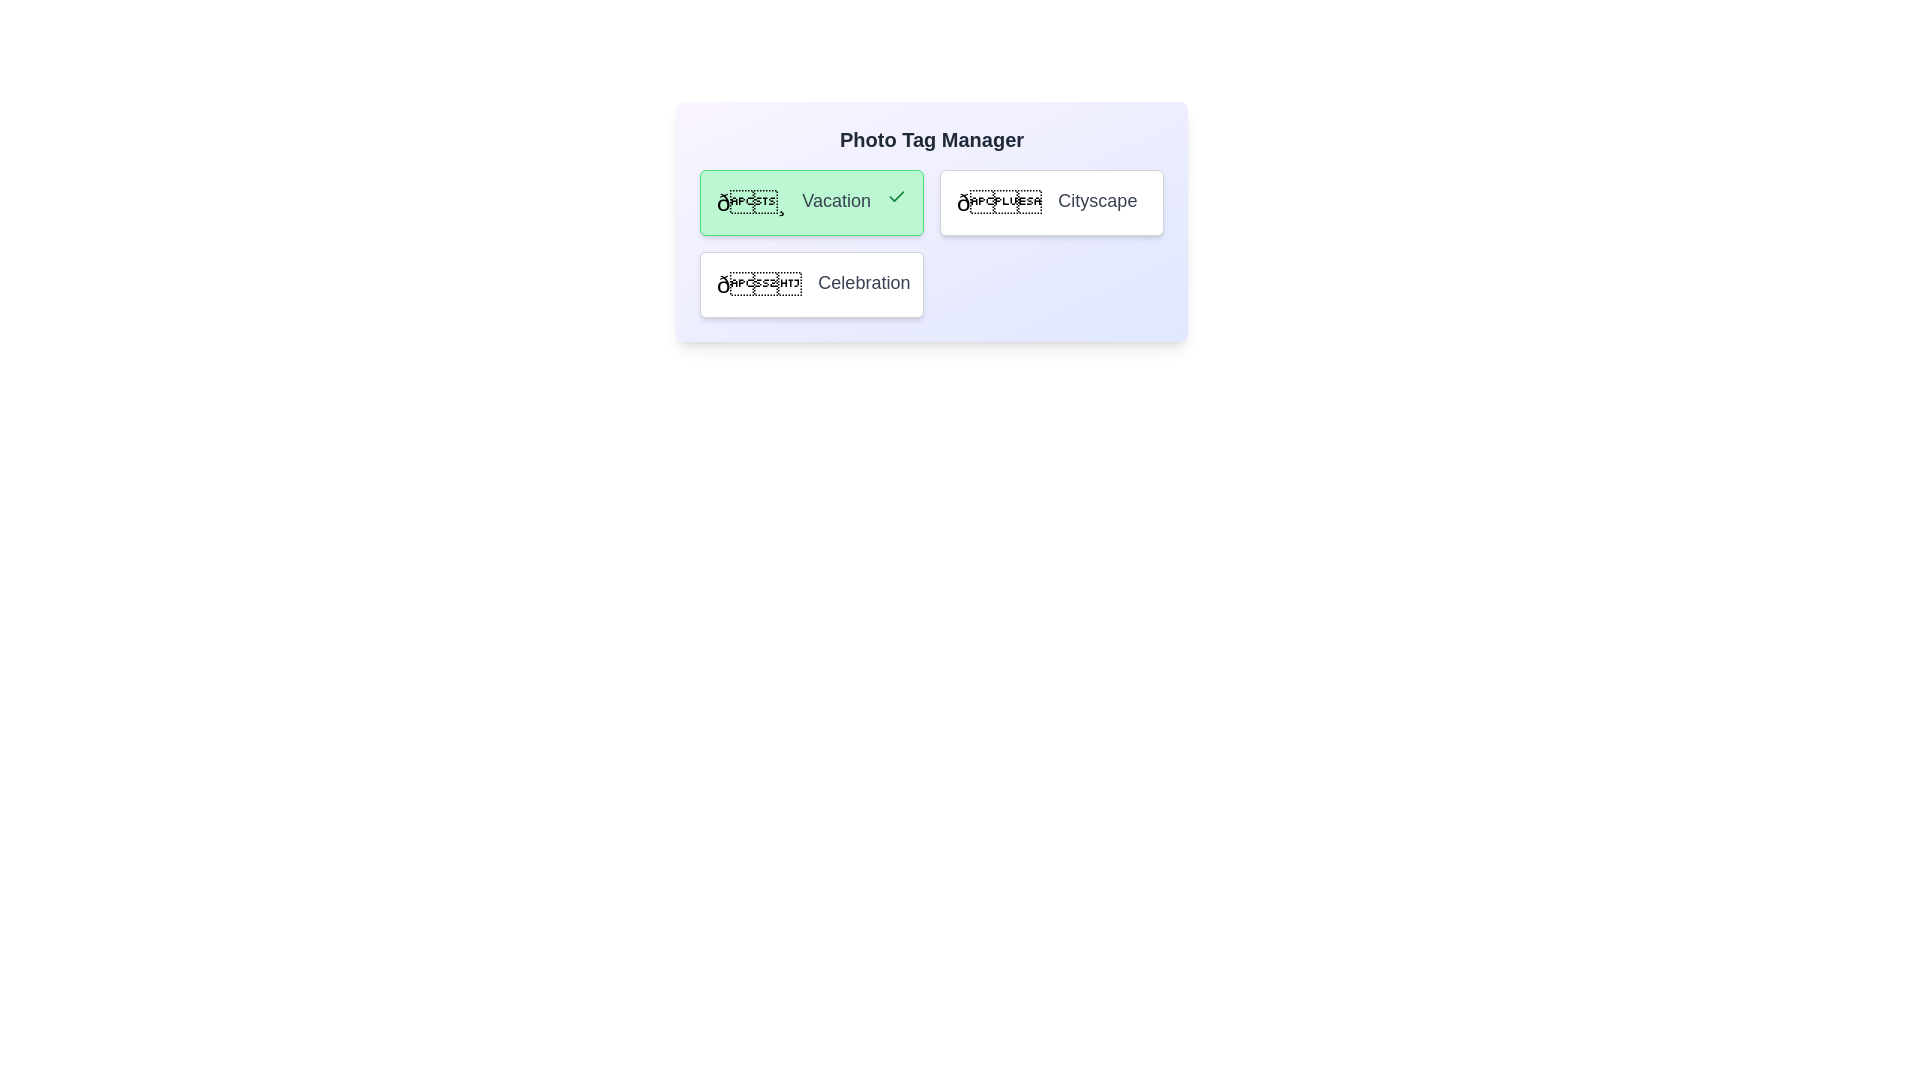 The height and width of the screenshot is (1080, 1920). What do you see at coordinates (811, 203) in the screenshot?
I see `the tag labeled Vacation` at bounding box center [811, 203].